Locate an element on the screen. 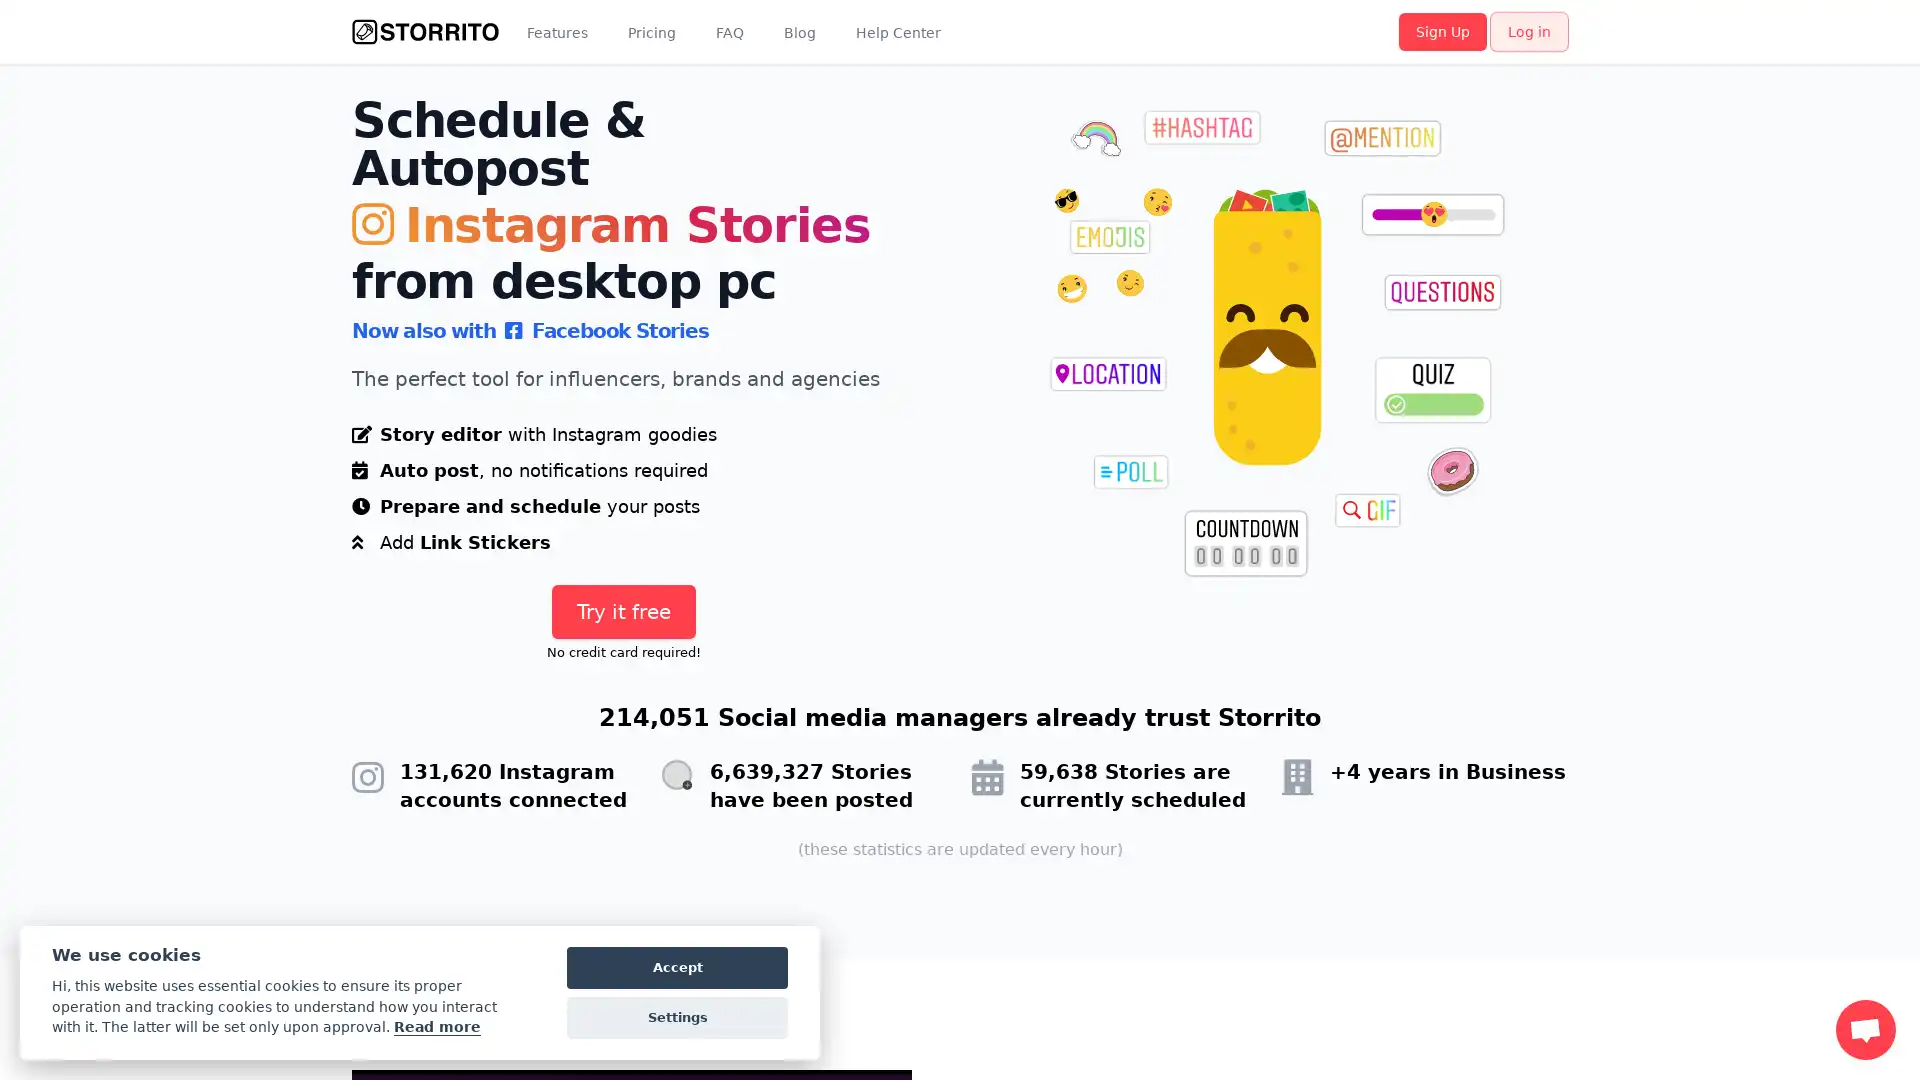  Accept is located at coordinates (677, 967).